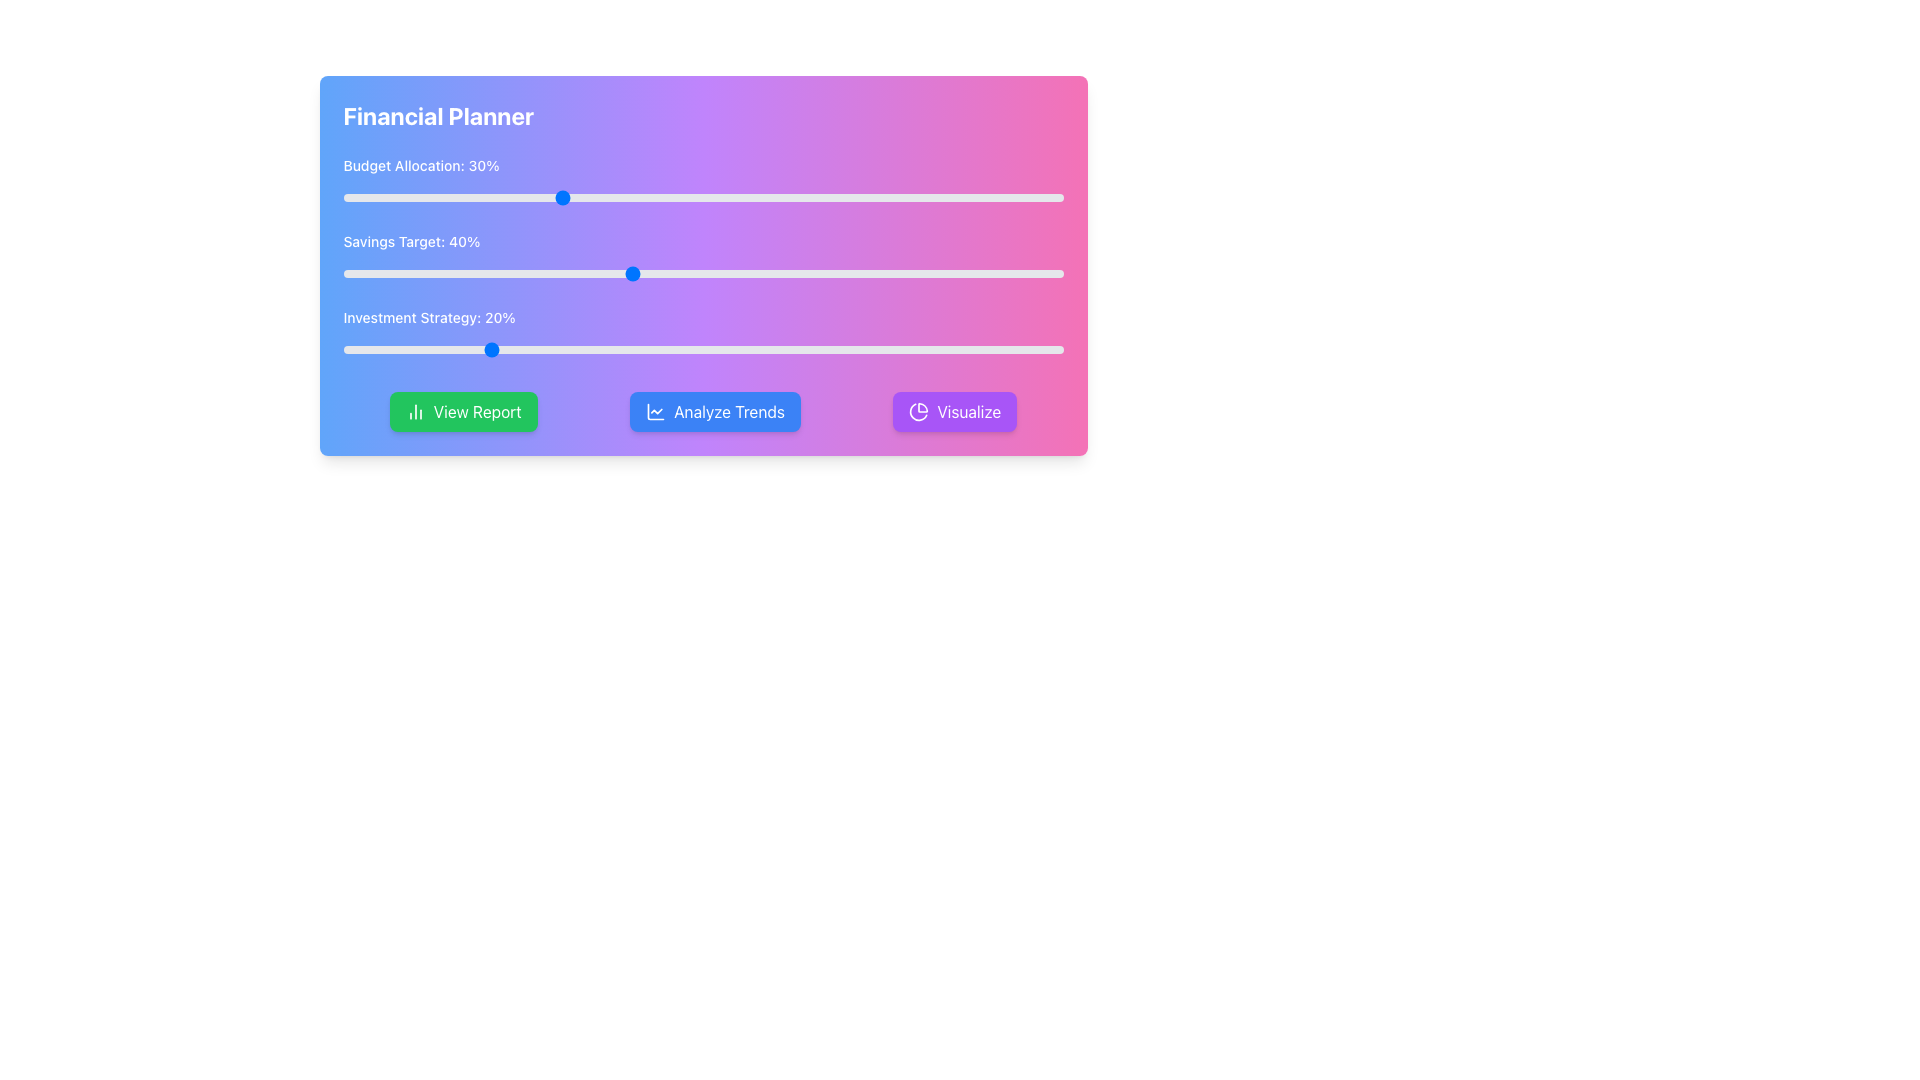 The image size is (1920, 1080). What do you see at coordinates (501, 197) in the screenshot?
I see `the budget allocation slider` at bounding box center [501, 197].